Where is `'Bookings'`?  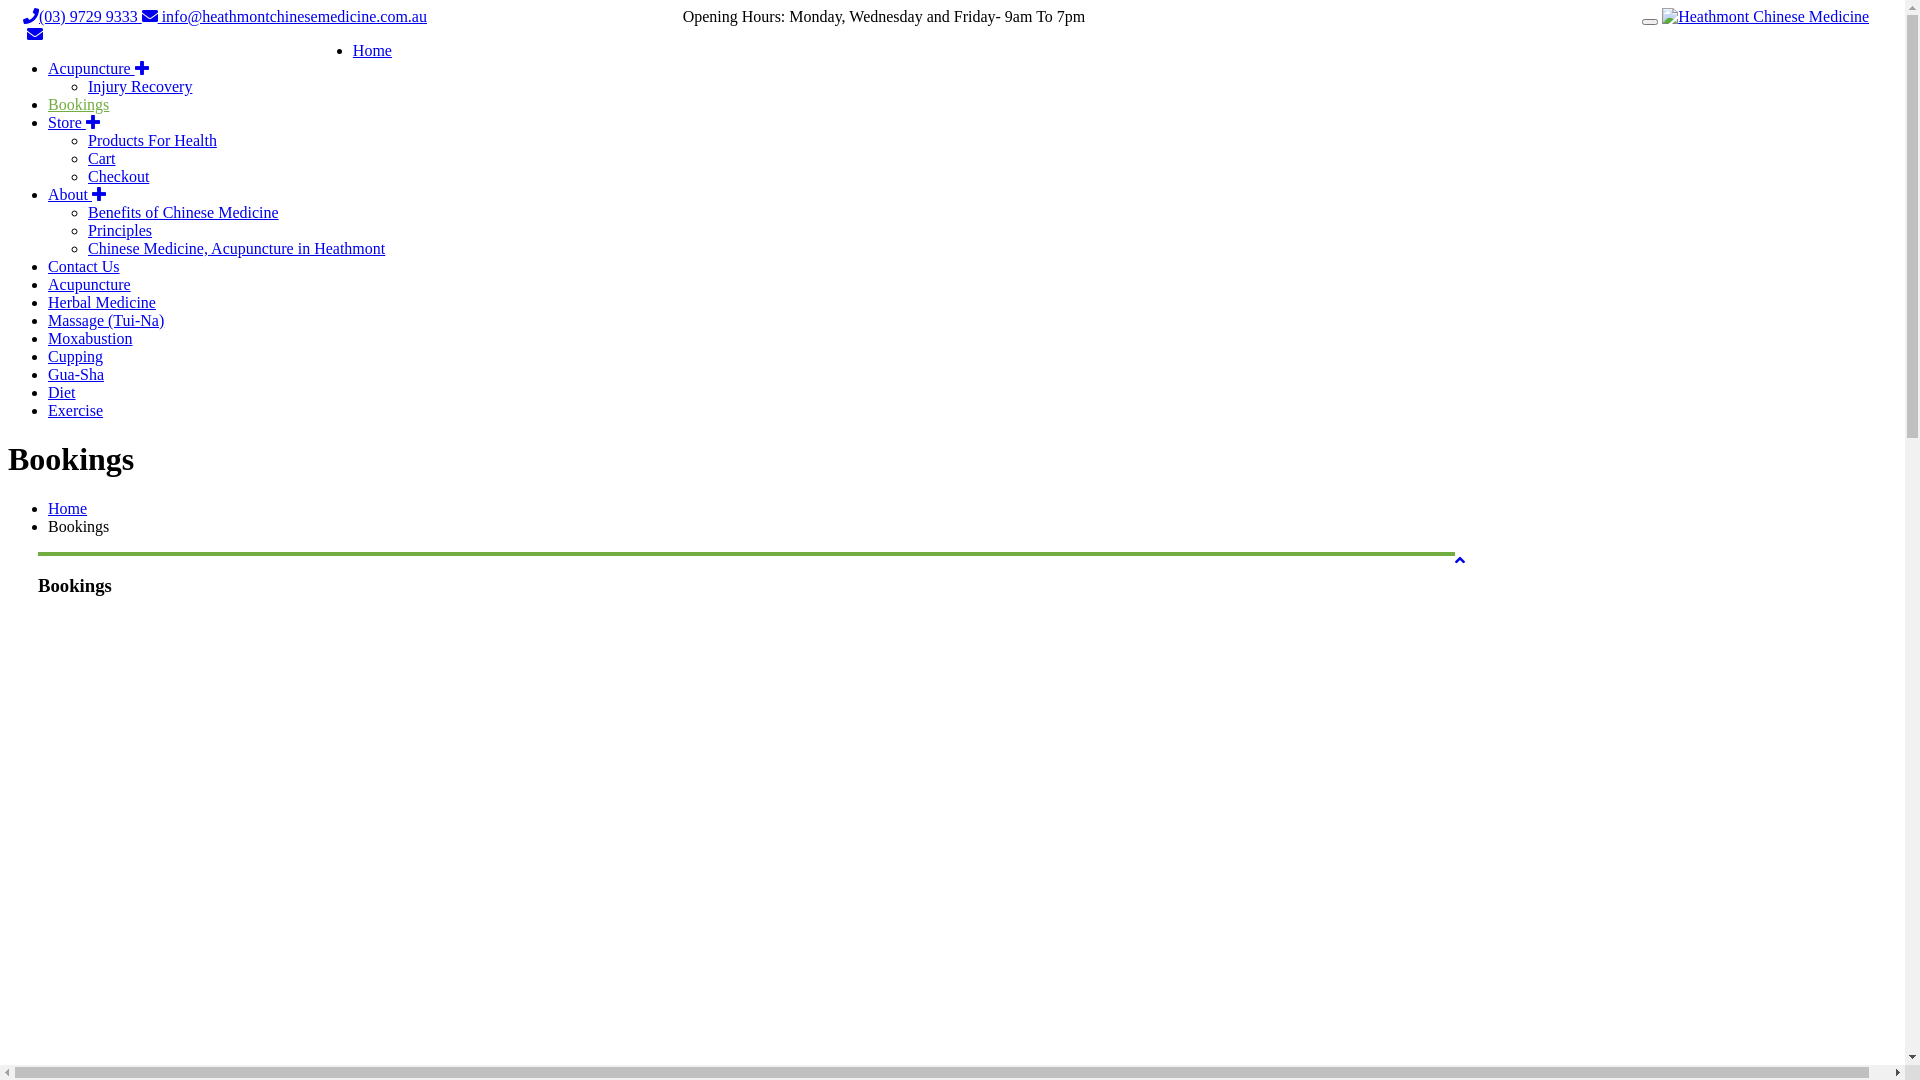 'Bookings' is located at coordinates (78, 104).